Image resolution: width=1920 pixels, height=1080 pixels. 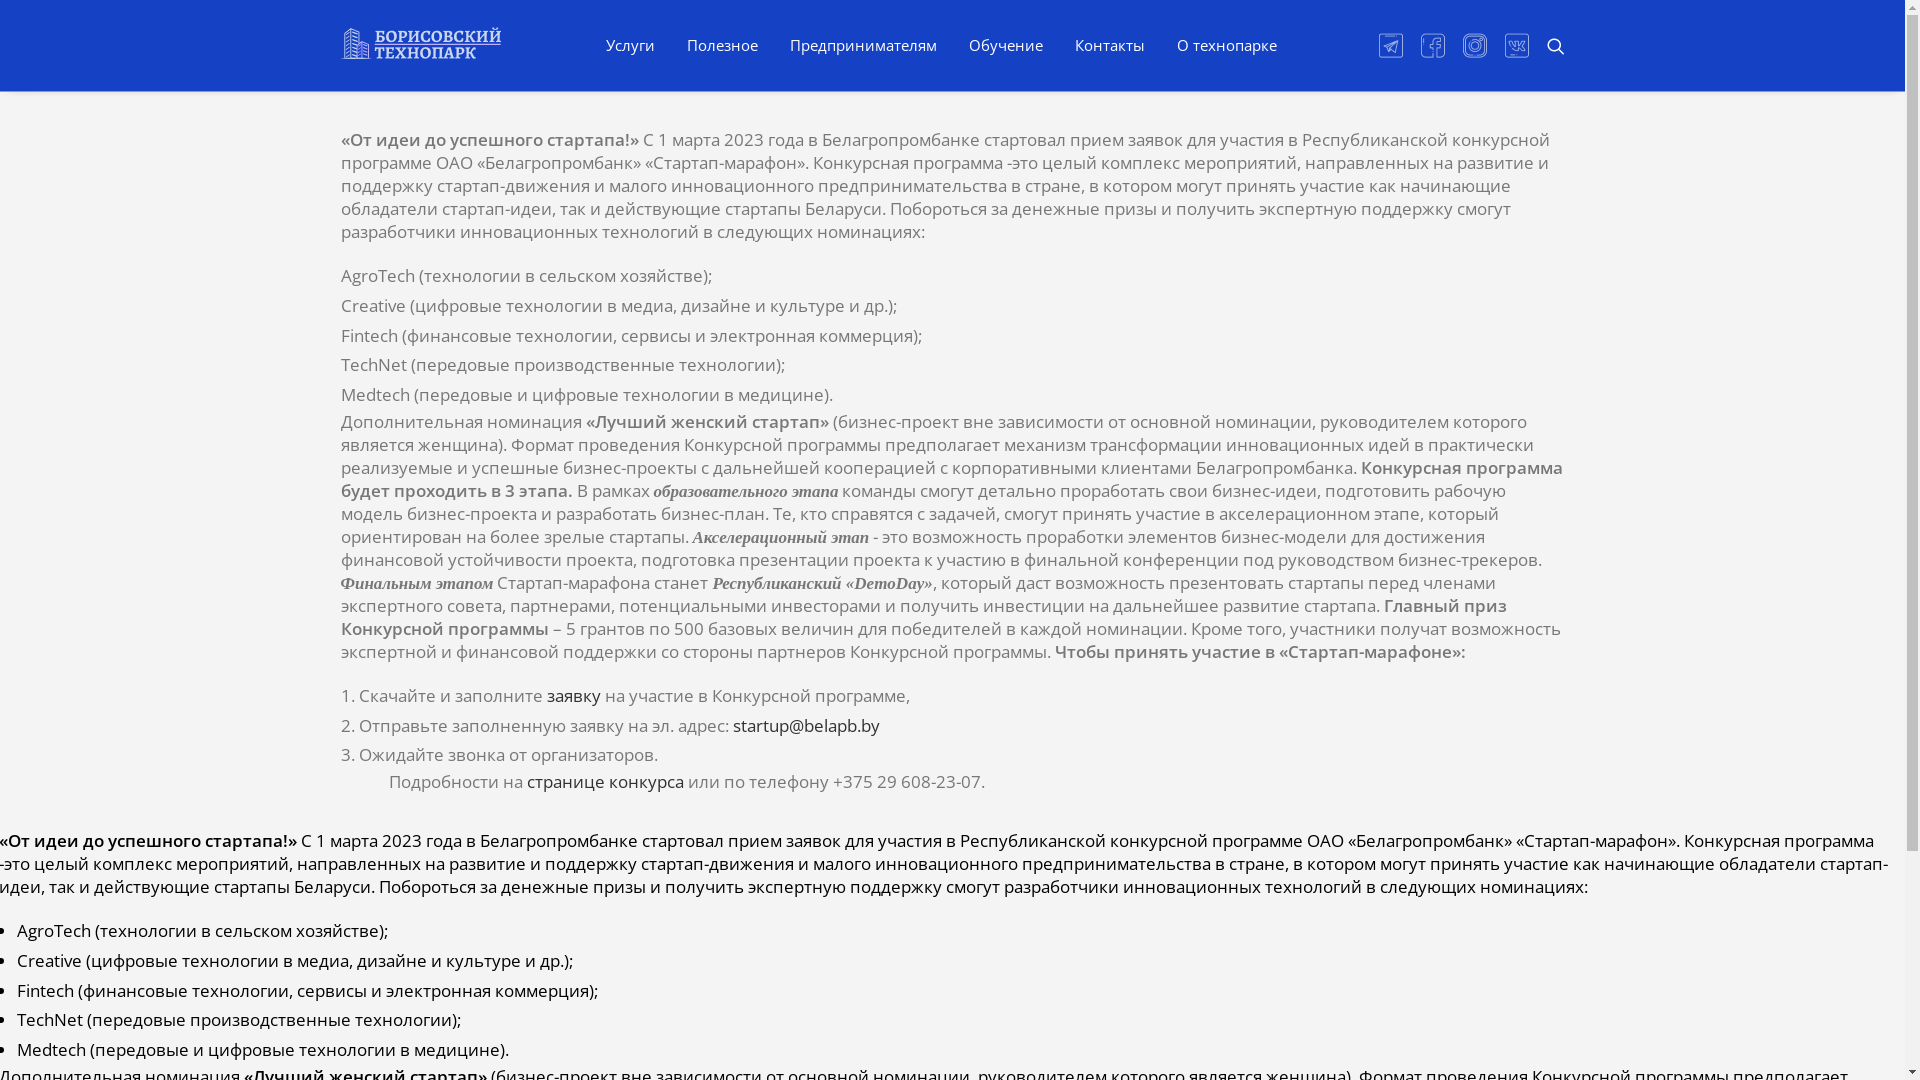 What do you see at coordinates (805, 725) in the screenshot?
I see `'startup@belapb.by'` at bounding box center [805, 725].